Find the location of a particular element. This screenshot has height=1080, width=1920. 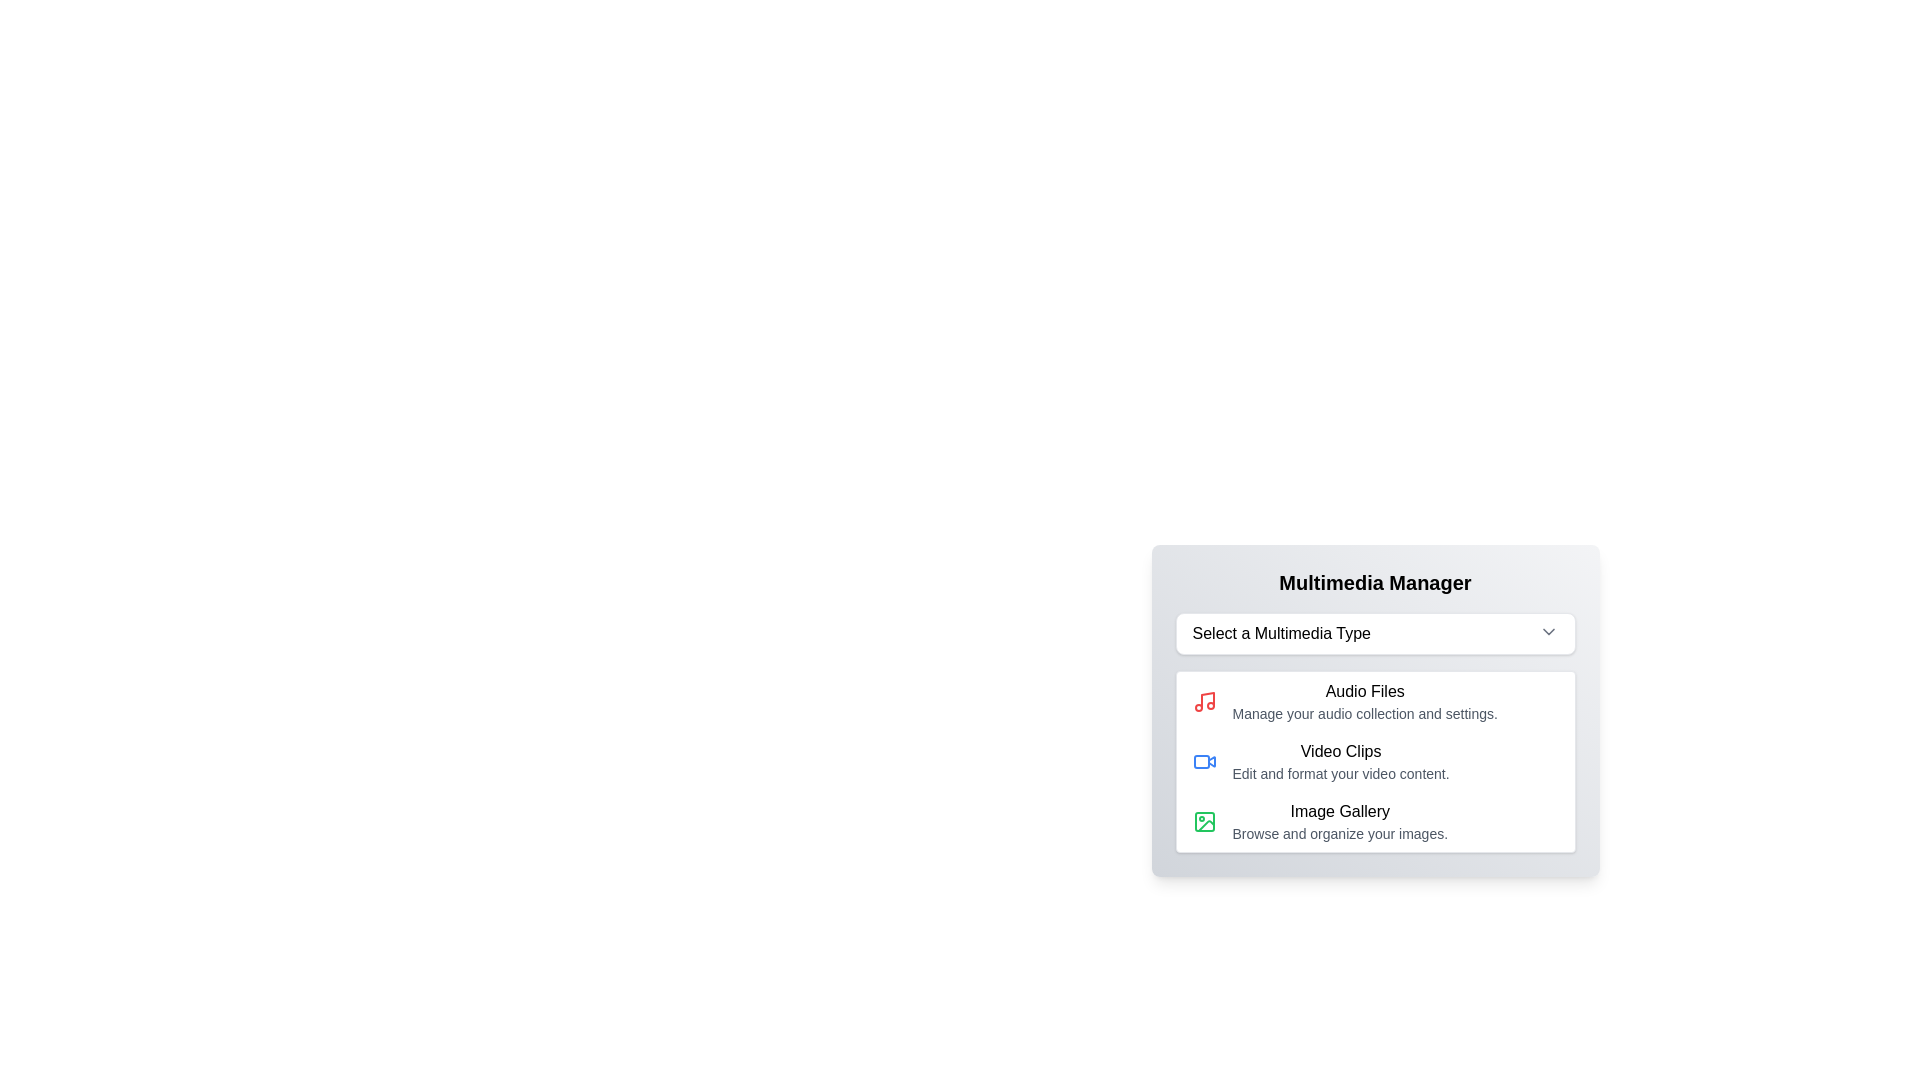

the 'Image Gallery' icon, which is positioned to the left of the text and signifies the option under 'Multimedia Manager' is located at coordinates (1203, 821).